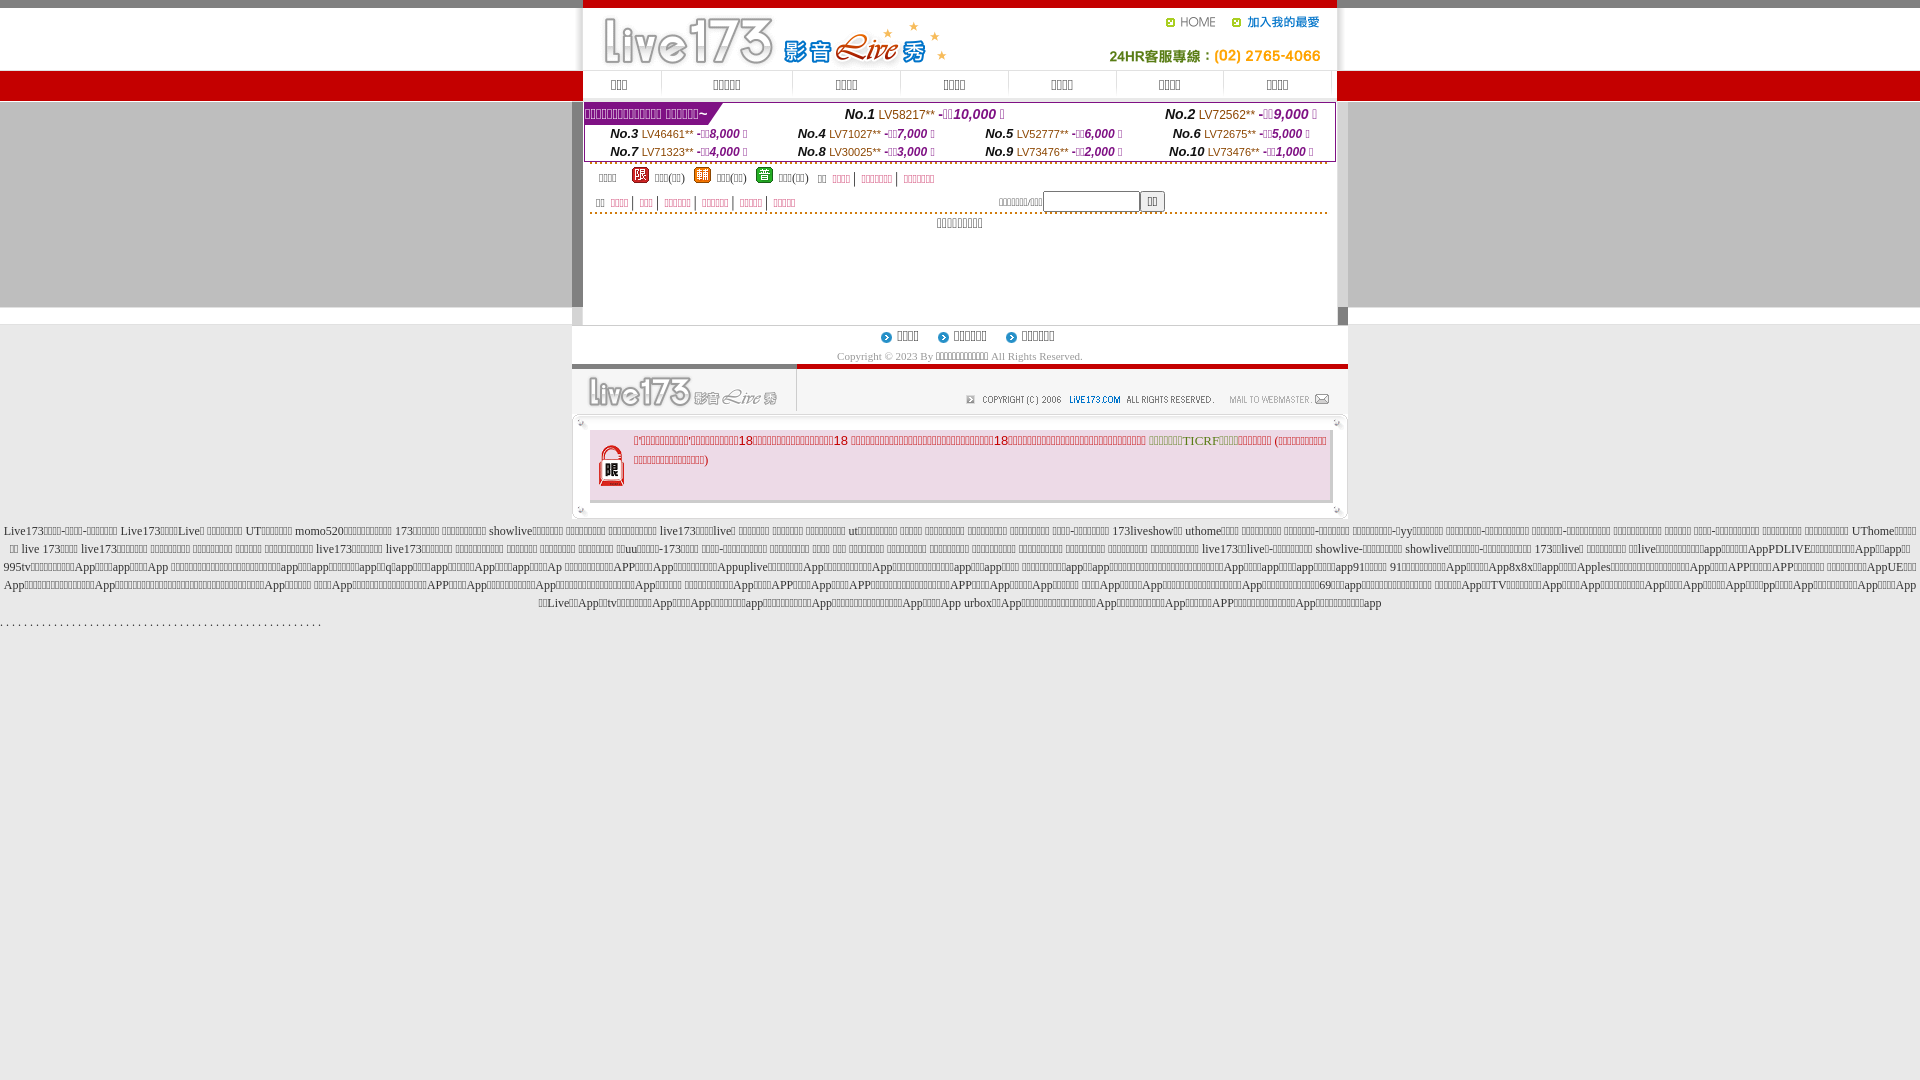 This screenshot has height=1080, width=1920. Describe the element at coordinates (31, 620) in the screenshot. I see `'.'` at that location.